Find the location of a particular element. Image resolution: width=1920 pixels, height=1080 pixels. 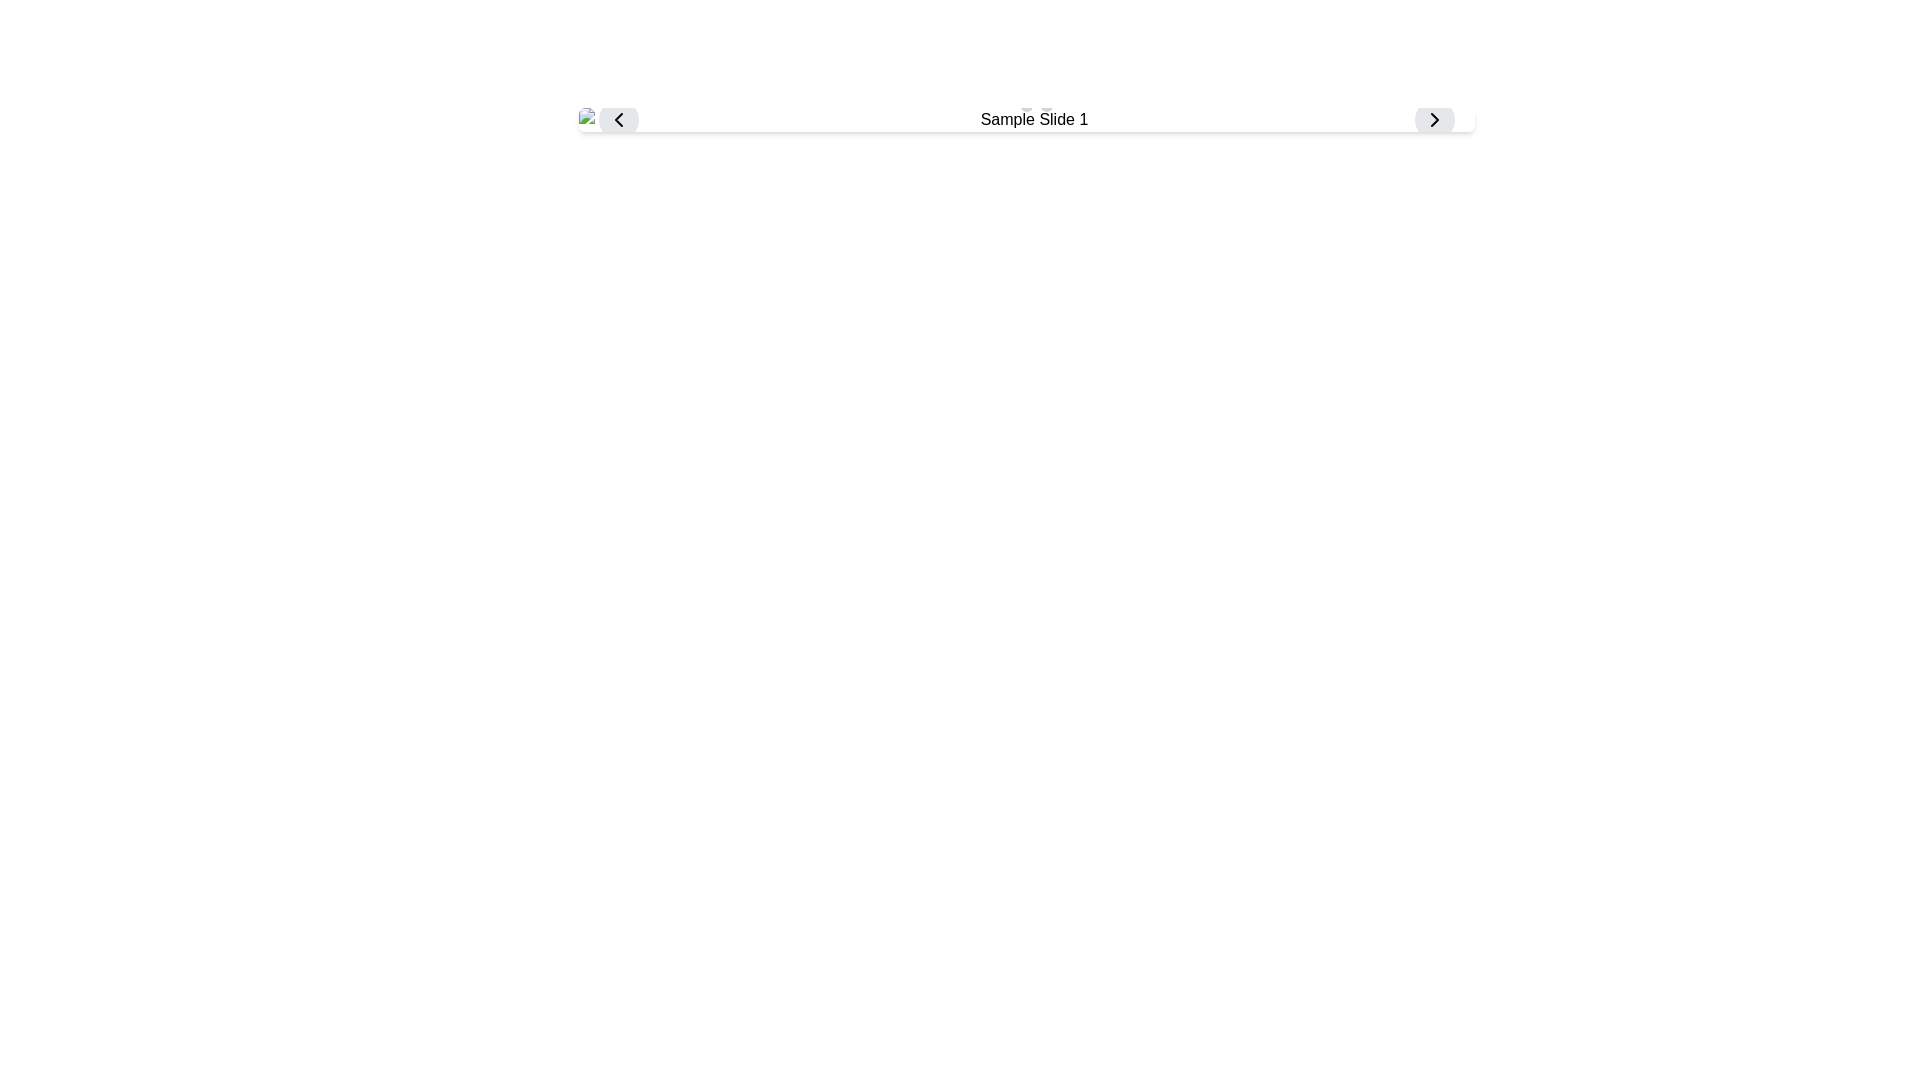

the circular button with a light gray background and a leftward chevron symbol is located at coordinates (617, 119).